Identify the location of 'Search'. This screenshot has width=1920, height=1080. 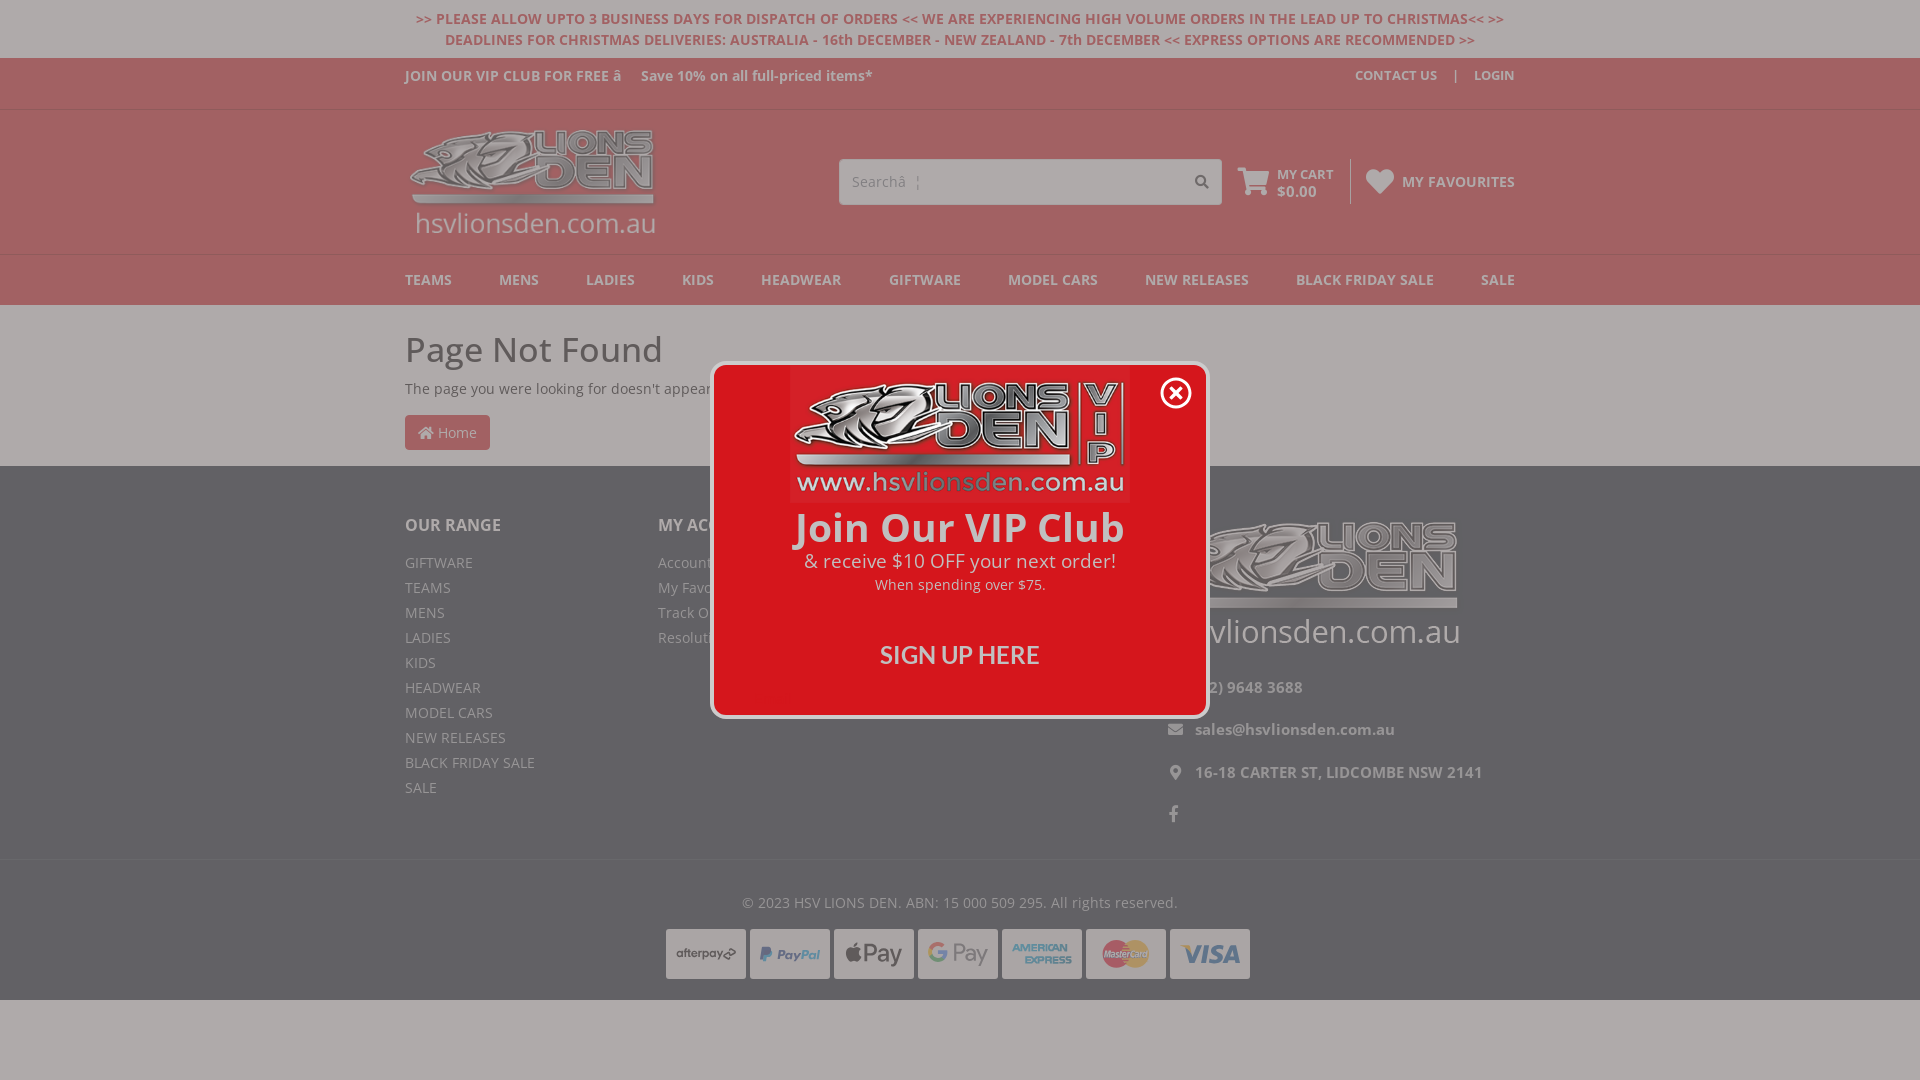
(1201, 181).